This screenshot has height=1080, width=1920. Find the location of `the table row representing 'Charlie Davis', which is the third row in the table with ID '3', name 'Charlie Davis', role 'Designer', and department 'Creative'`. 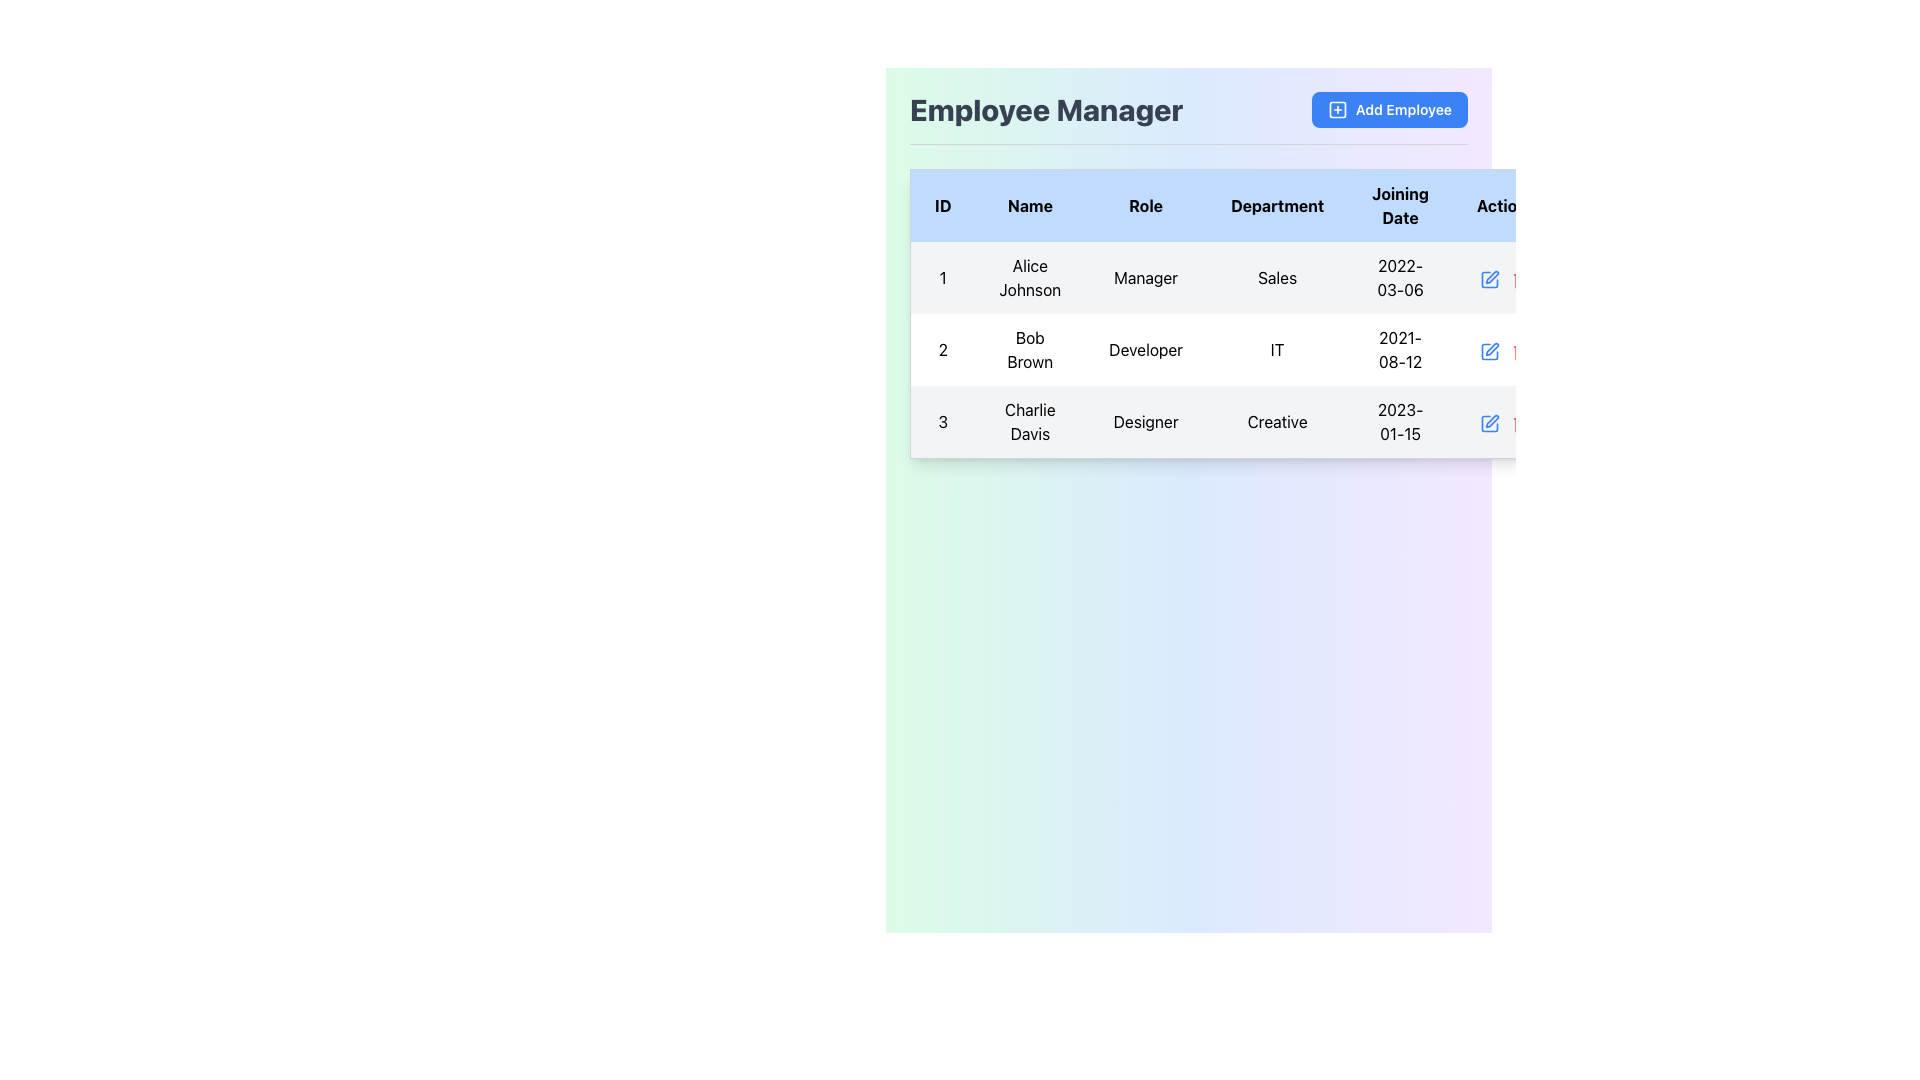

the table row representing 'Charlie Davis', which is the third row in the table with ID '3', name 'Charlie Davis', role 'Designer', and department 'Creative' is located at coordinates (1234, 421).